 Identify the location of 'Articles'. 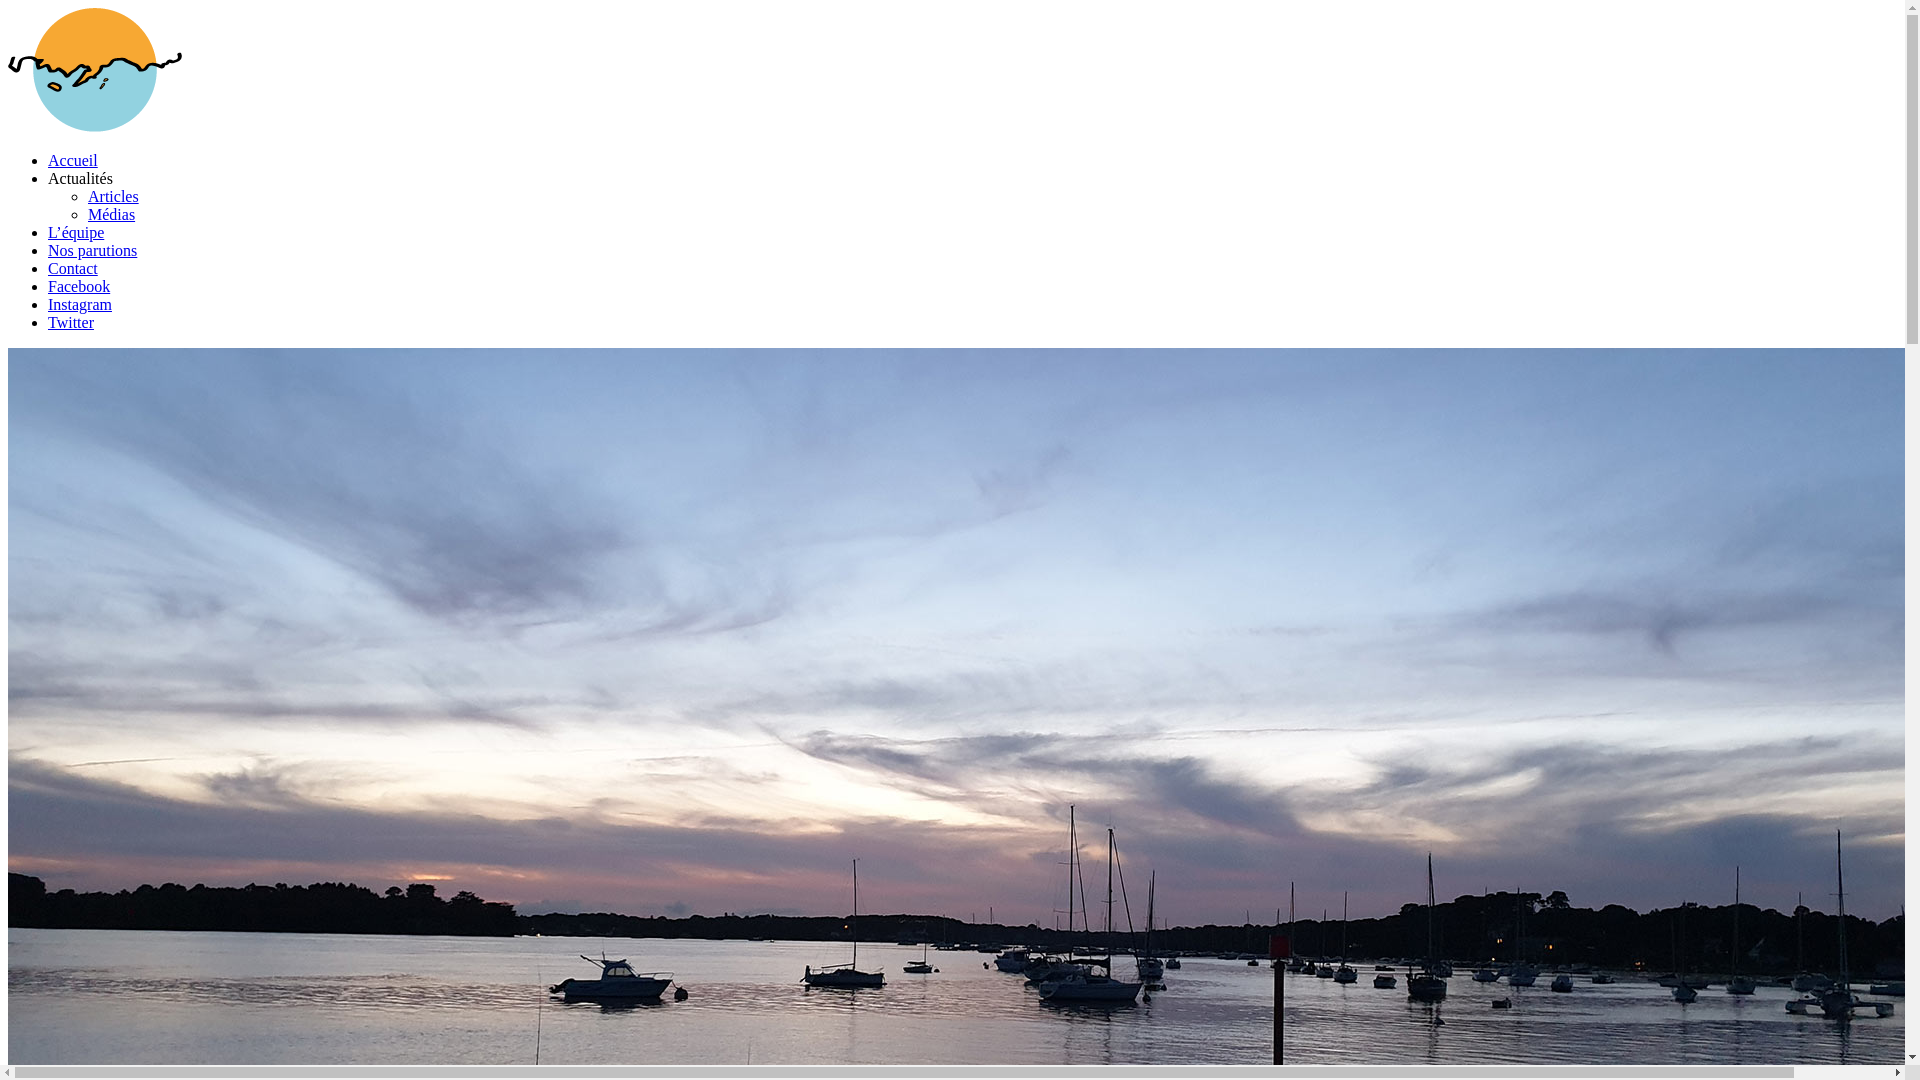
(112, 196).